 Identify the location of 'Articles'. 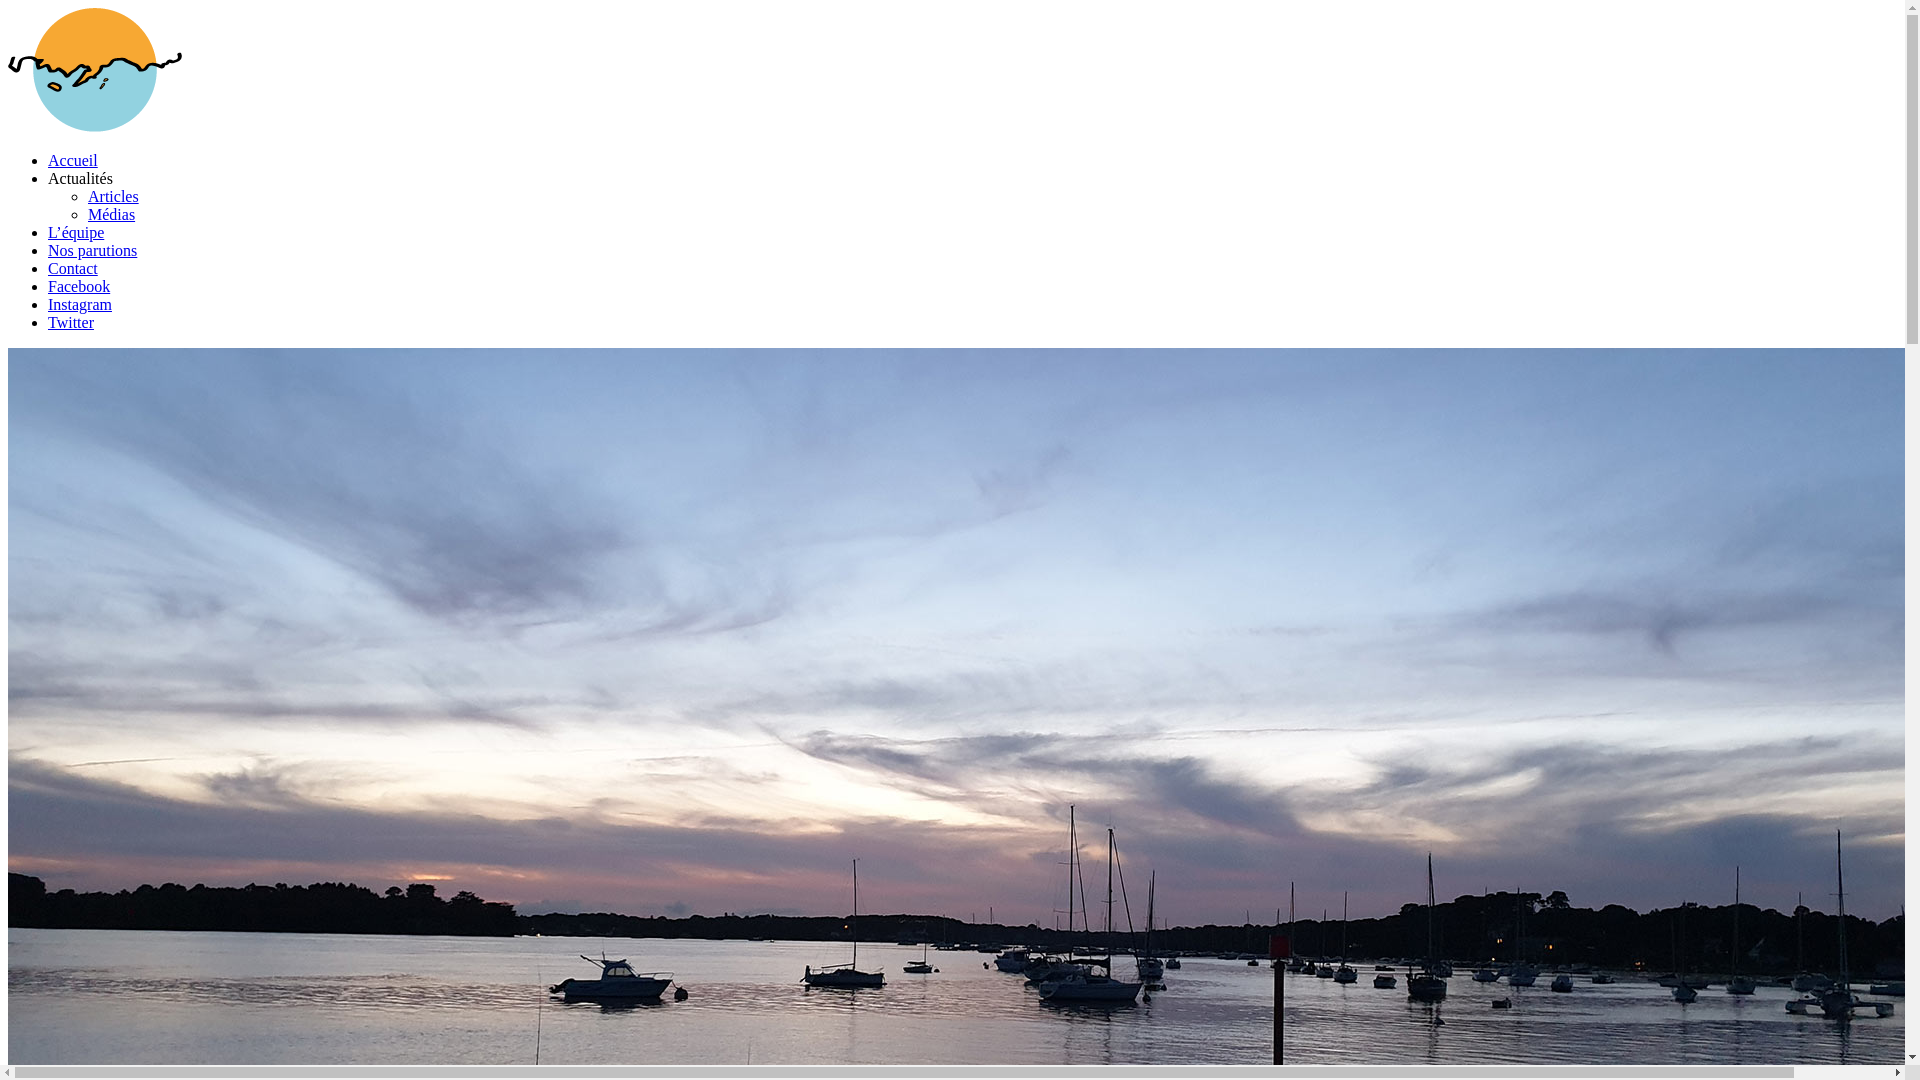
(112, 196).